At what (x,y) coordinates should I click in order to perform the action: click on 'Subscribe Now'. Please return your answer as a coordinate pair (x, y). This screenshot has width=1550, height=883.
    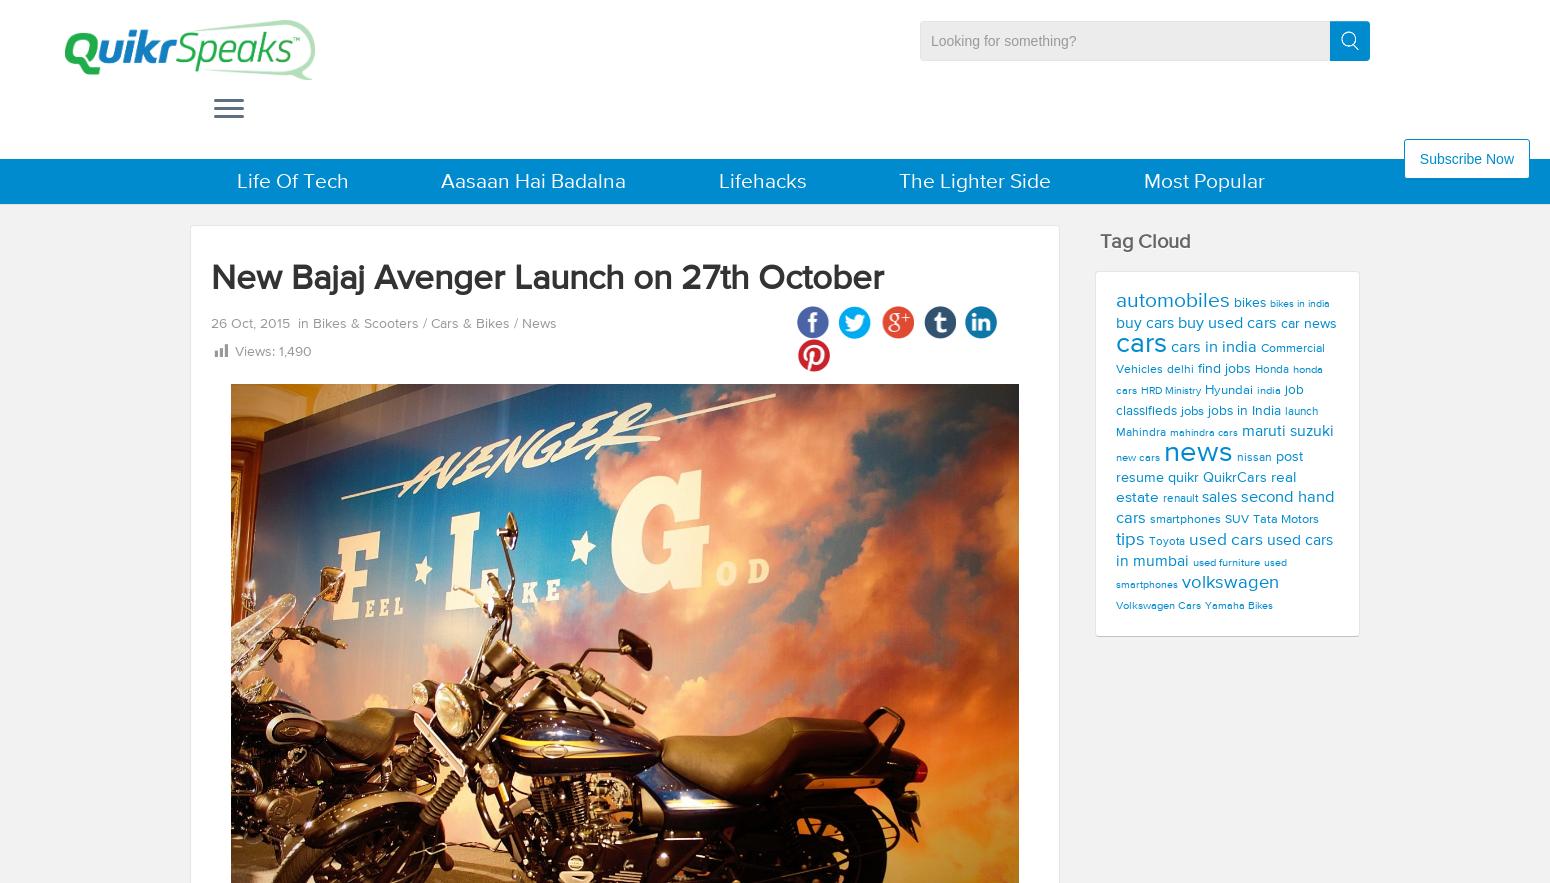
    Looking at the image, I should click on (1465, 157).